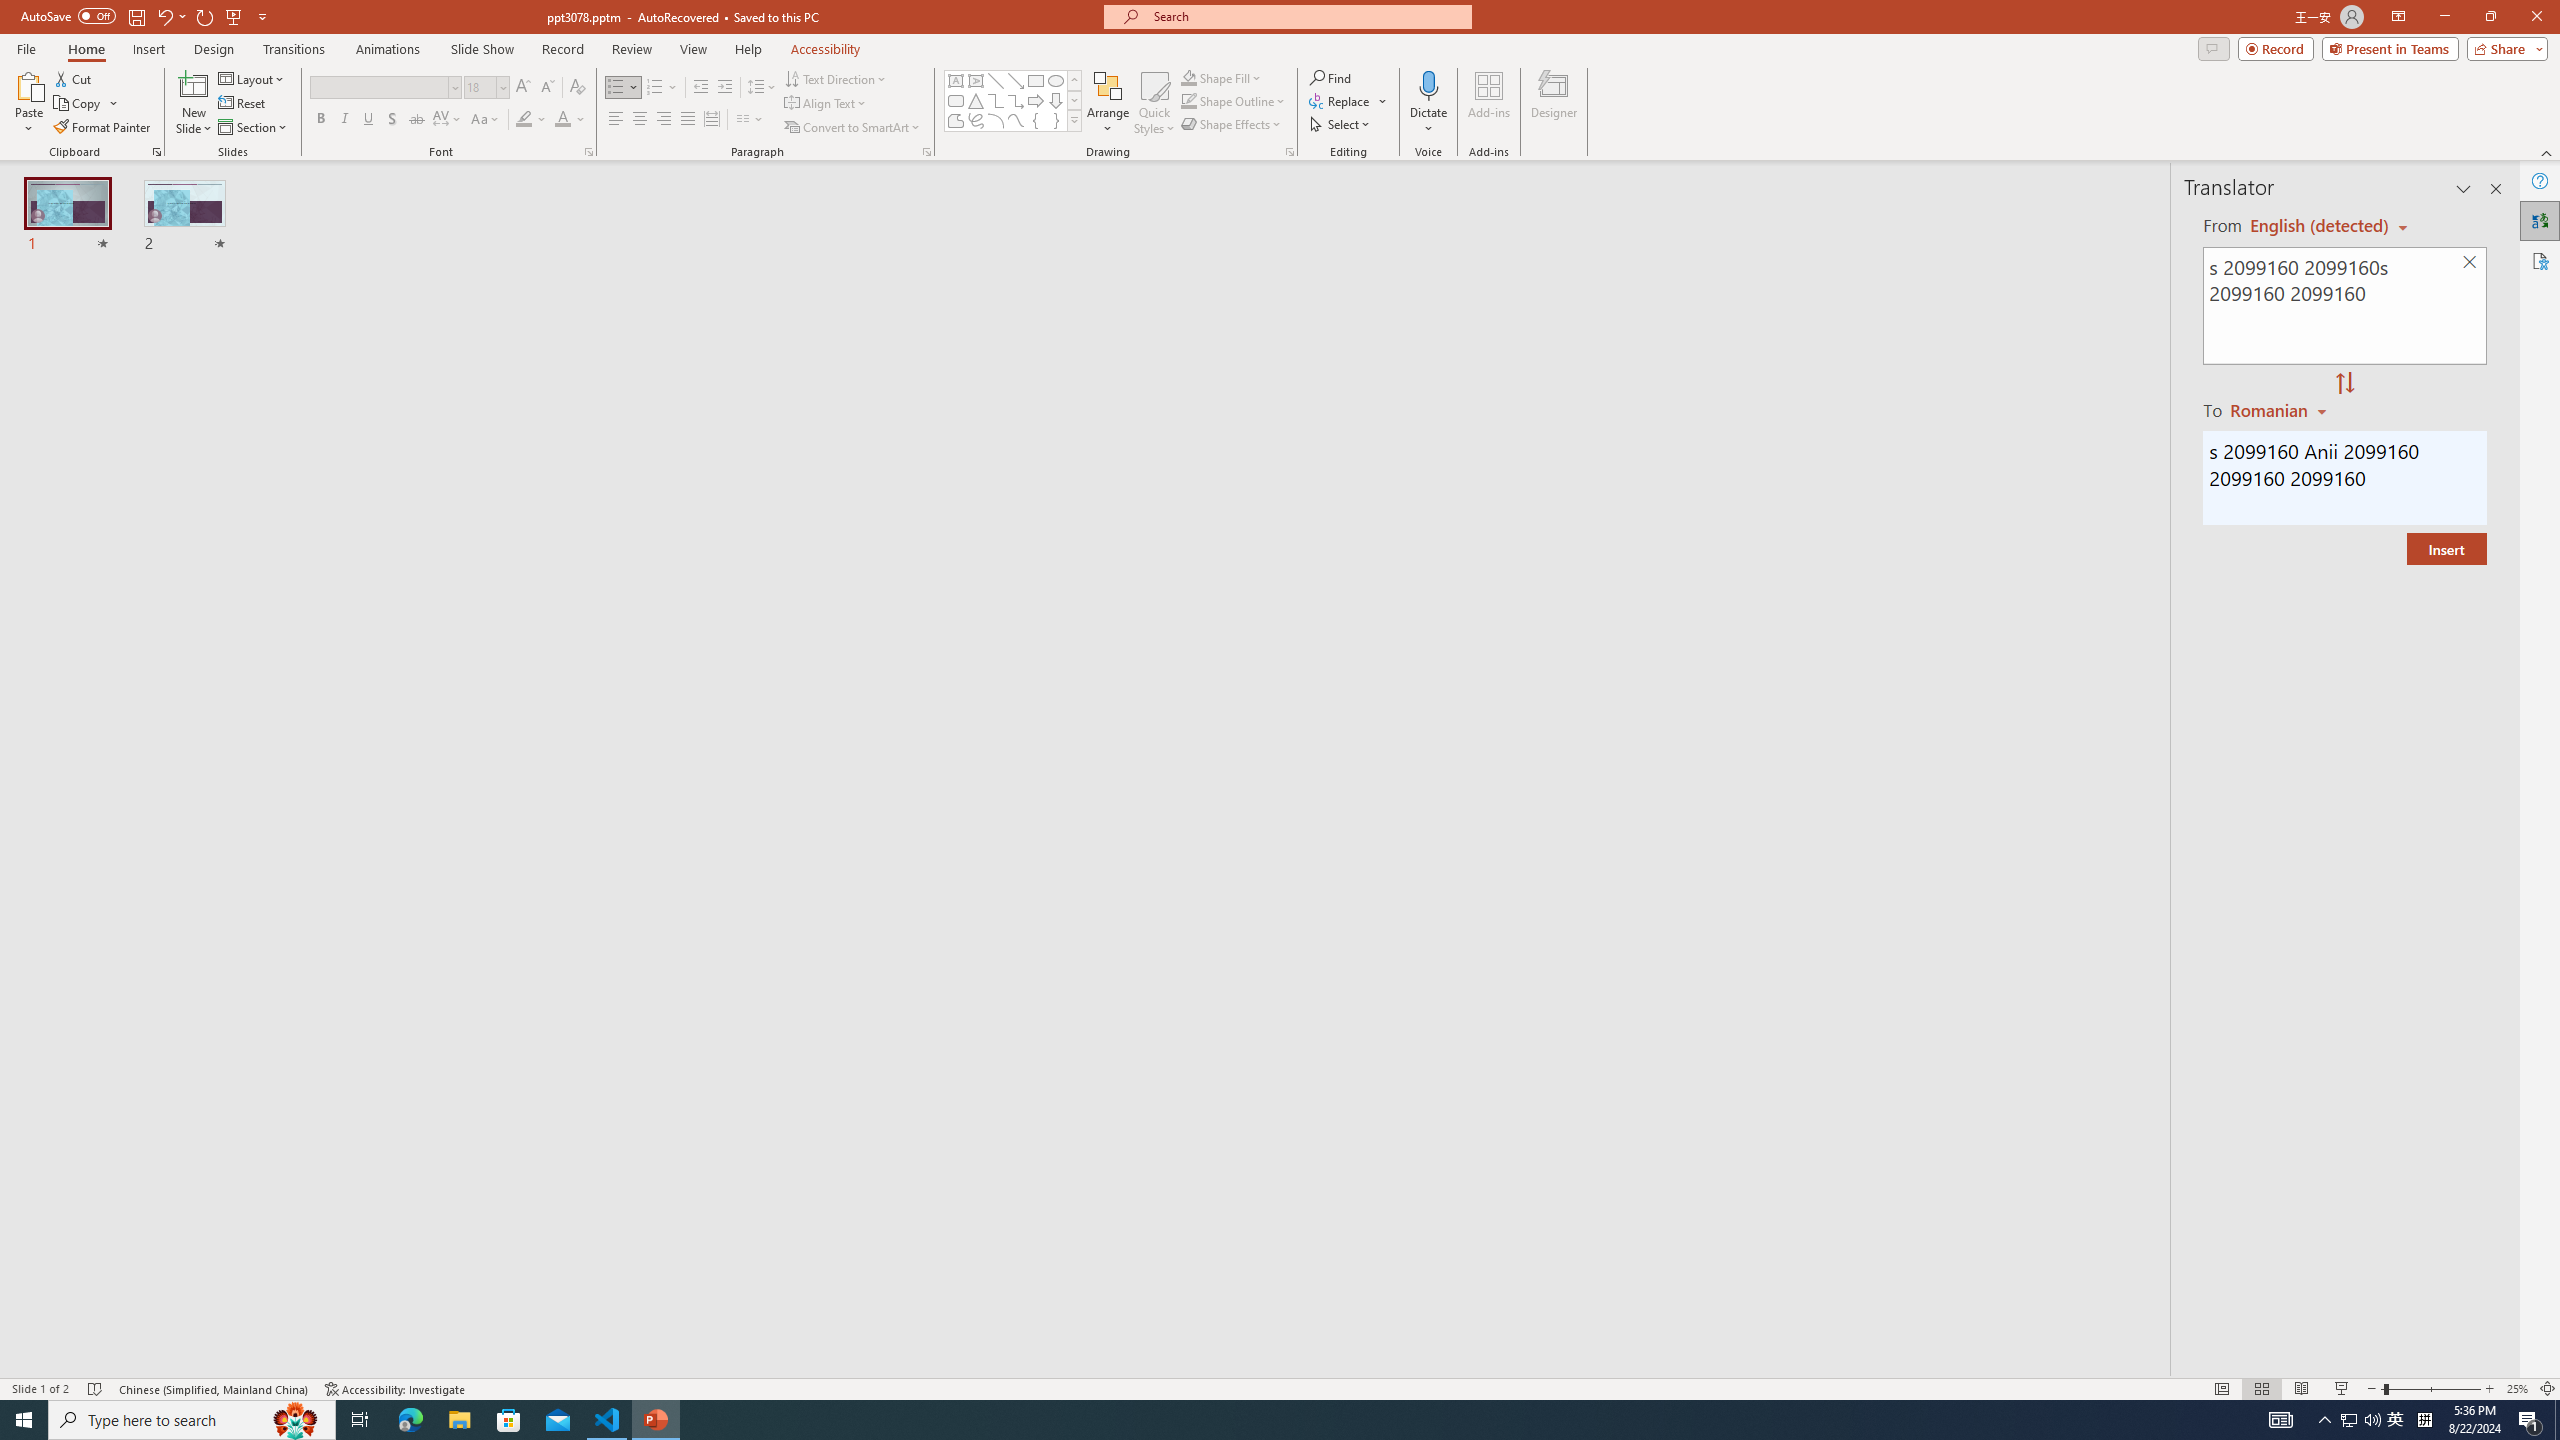 This screenshot has height=1440, width=2560. Describe the element at coordinates (2343, 383) in the screenshot. I see `'Swap "from" and "to" languages.'` at that location.